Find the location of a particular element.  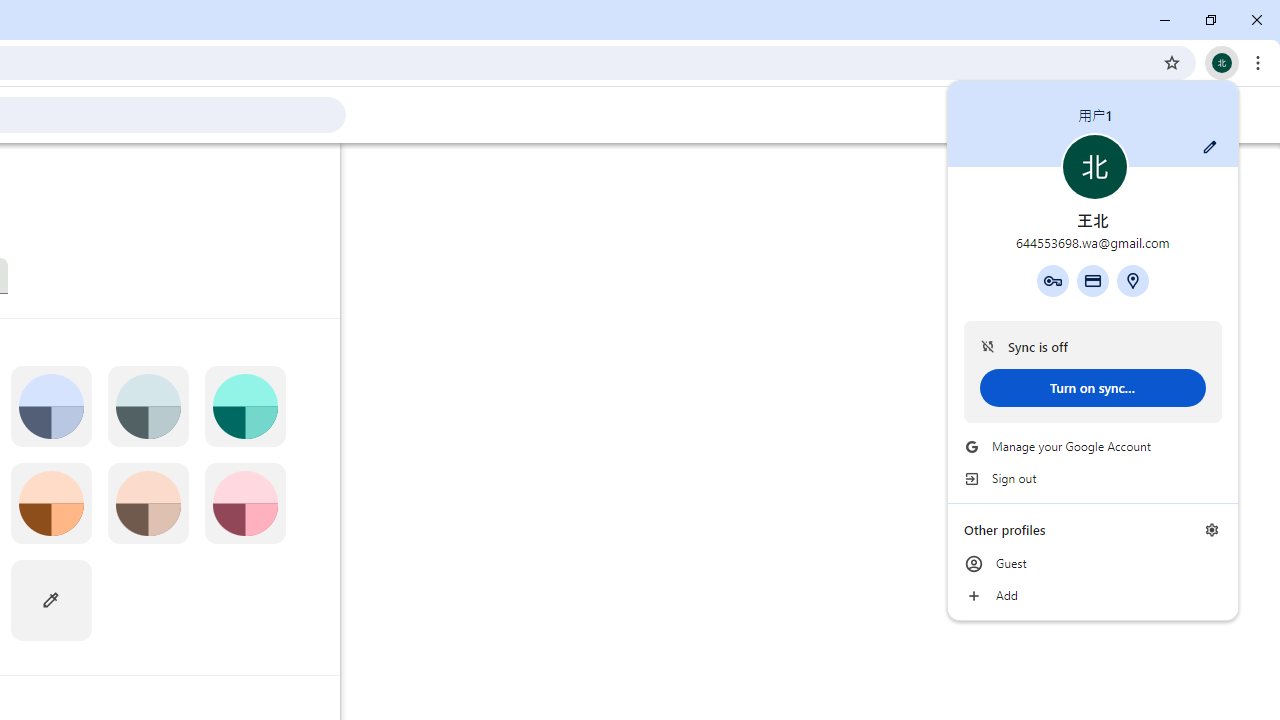

'Guest' is located at coordinates (1092, 564).